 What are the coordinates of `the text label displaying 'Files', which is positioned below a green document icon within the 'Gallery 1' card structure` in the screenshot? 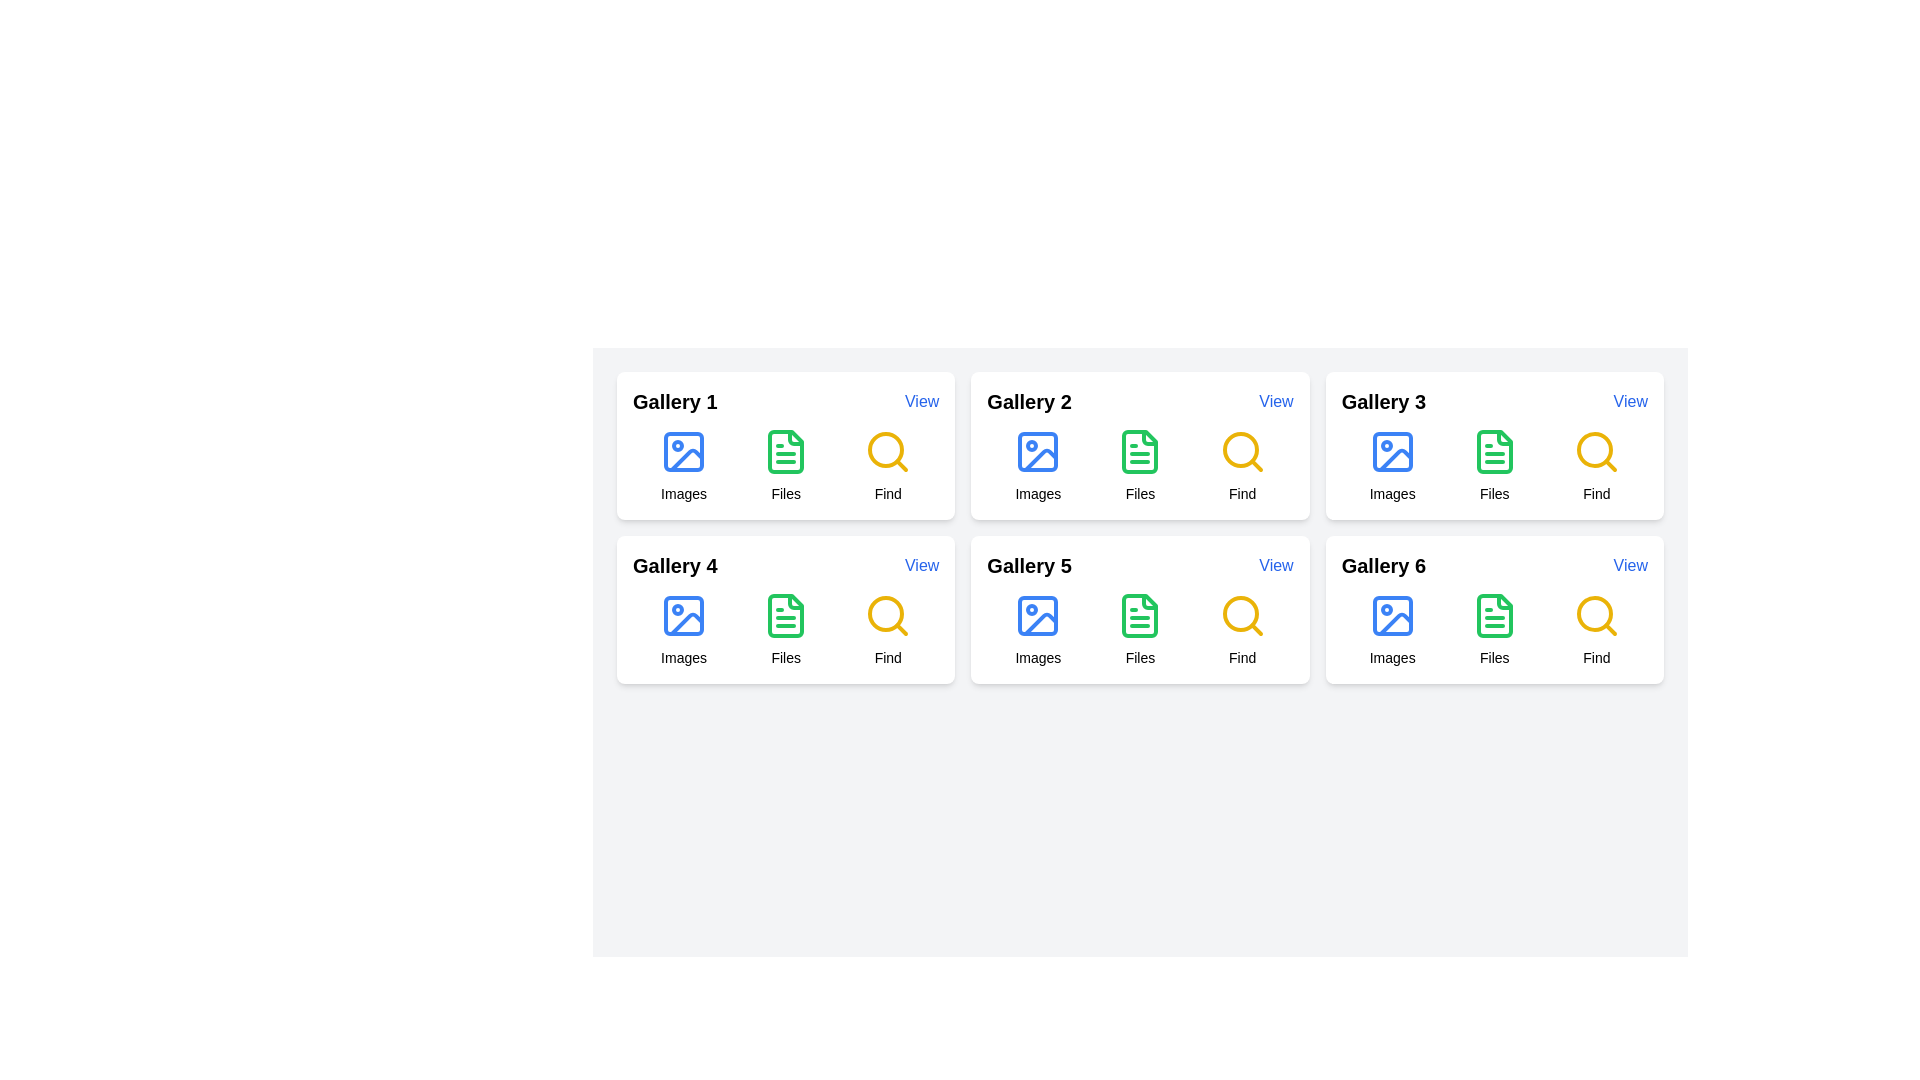 It's located at (785, 493).